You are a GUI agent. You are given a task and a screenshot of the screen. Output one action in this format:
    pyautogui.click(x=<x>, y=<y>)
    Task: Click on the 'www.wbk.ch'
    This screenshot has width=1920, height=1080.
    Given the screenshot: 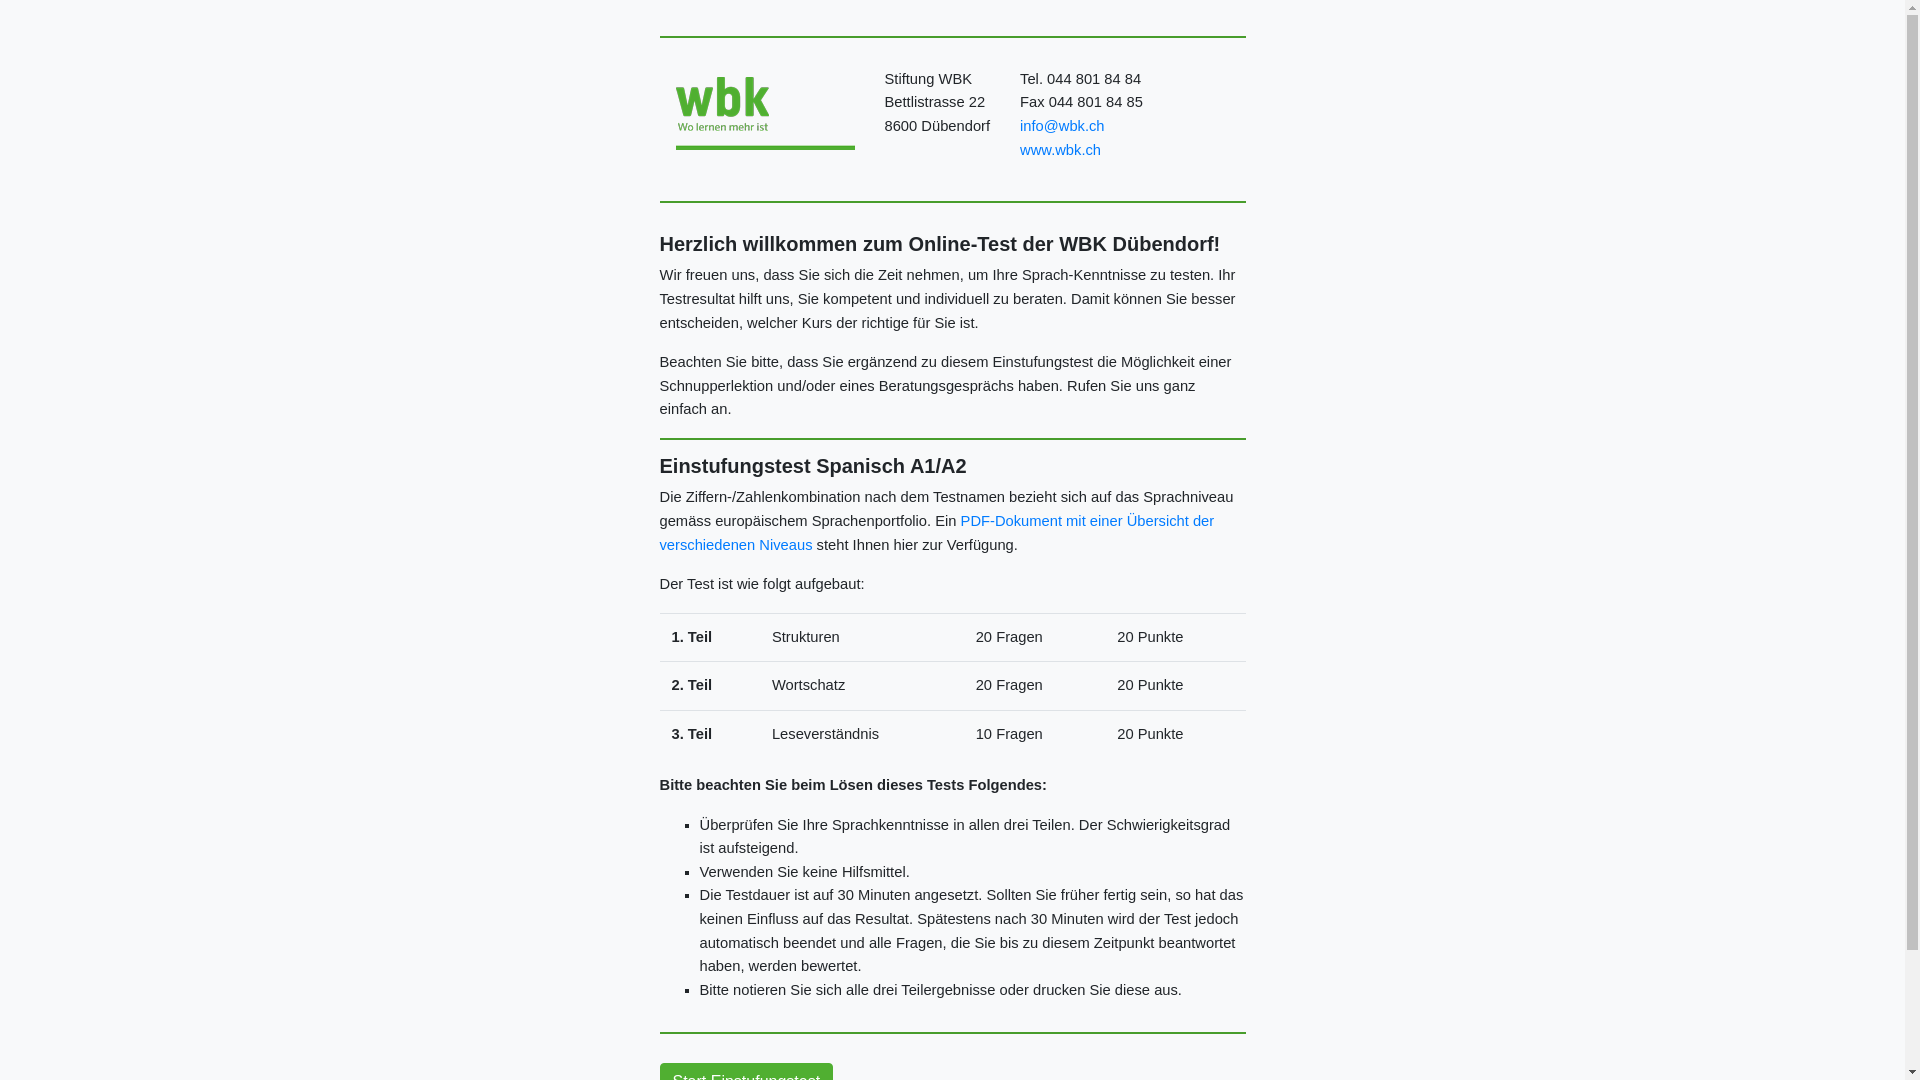 What is the action you would take?
    pyautogui.click(x=1059, y=149)
    